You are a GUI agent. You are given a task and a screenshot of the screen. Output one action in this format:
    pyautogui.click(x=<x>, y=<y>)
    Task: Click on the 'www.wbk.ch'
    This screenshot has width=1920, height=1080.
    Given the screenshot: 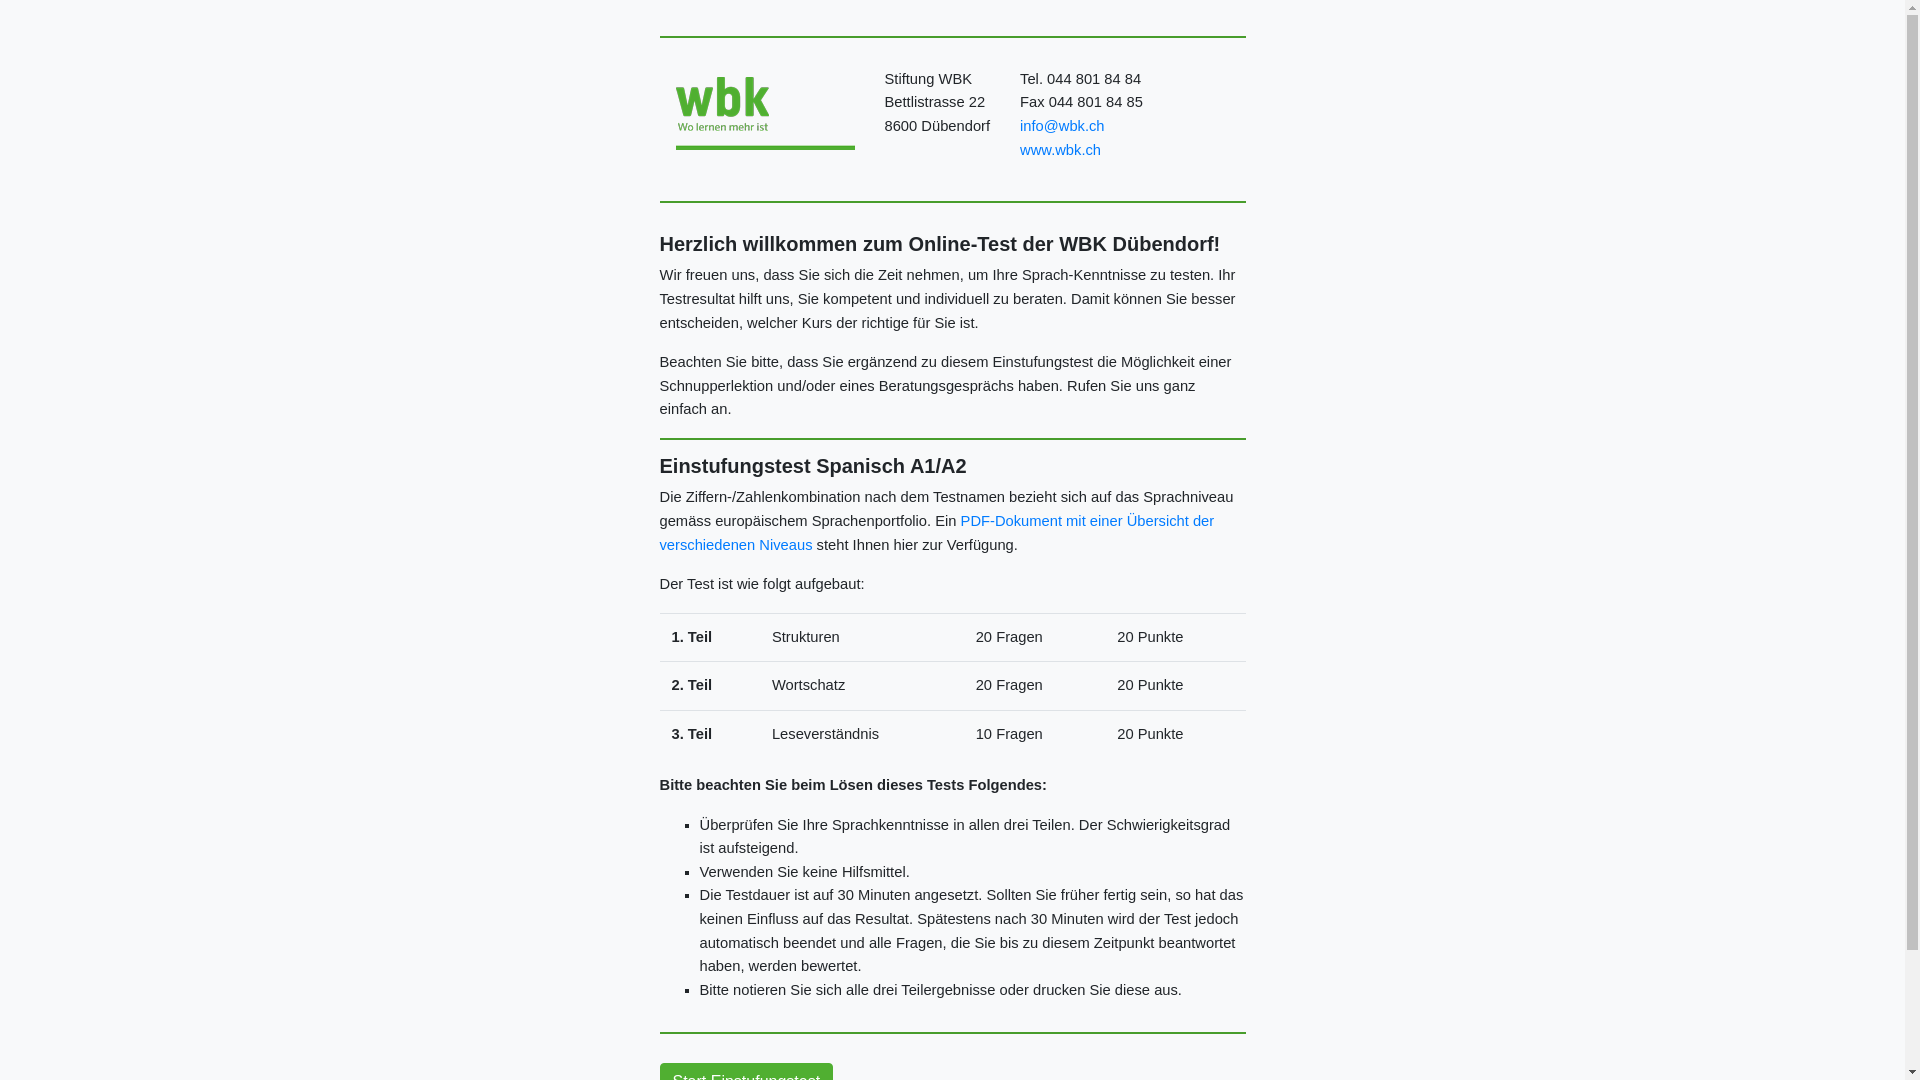 What is the action you would take?
    pyautogui.click(x=1059, y=149)
    